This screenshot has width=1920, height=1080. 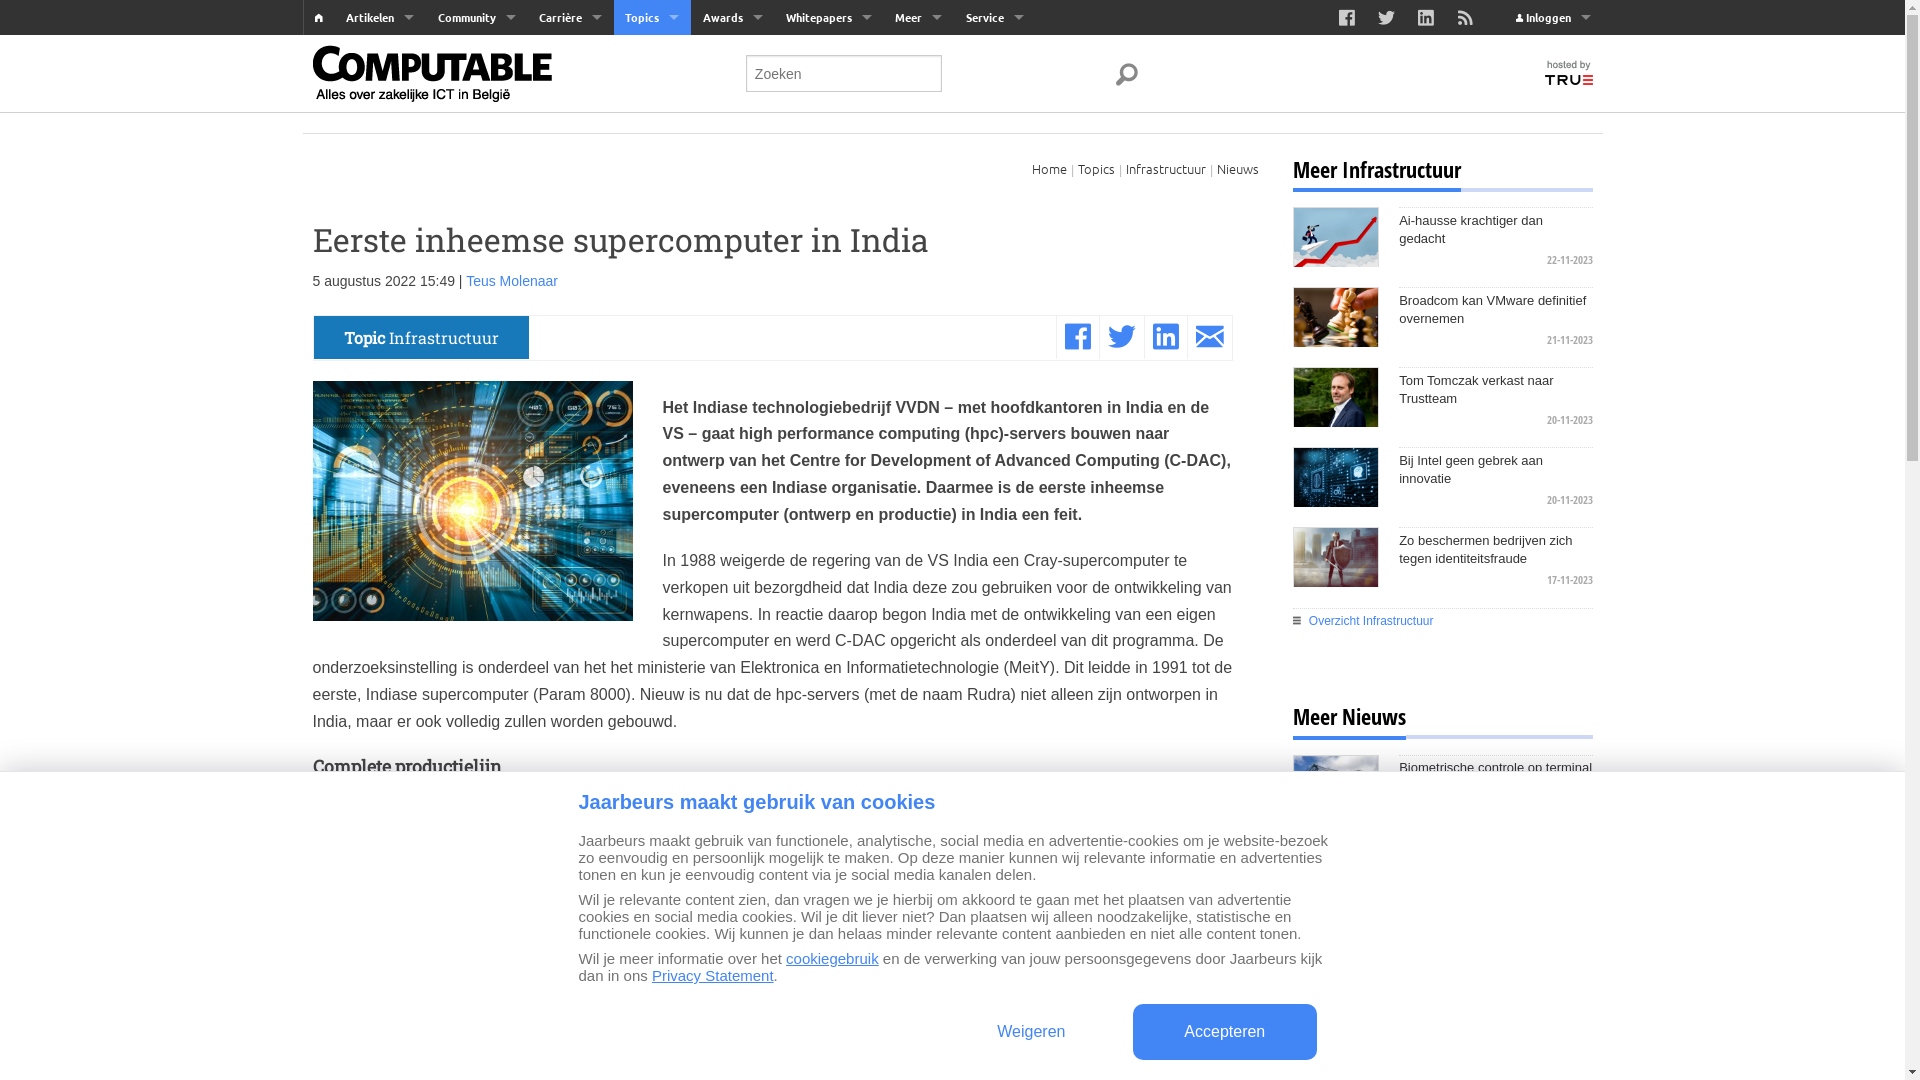 I want to click on 'Privacy Statement', so click(x=713, y=974).